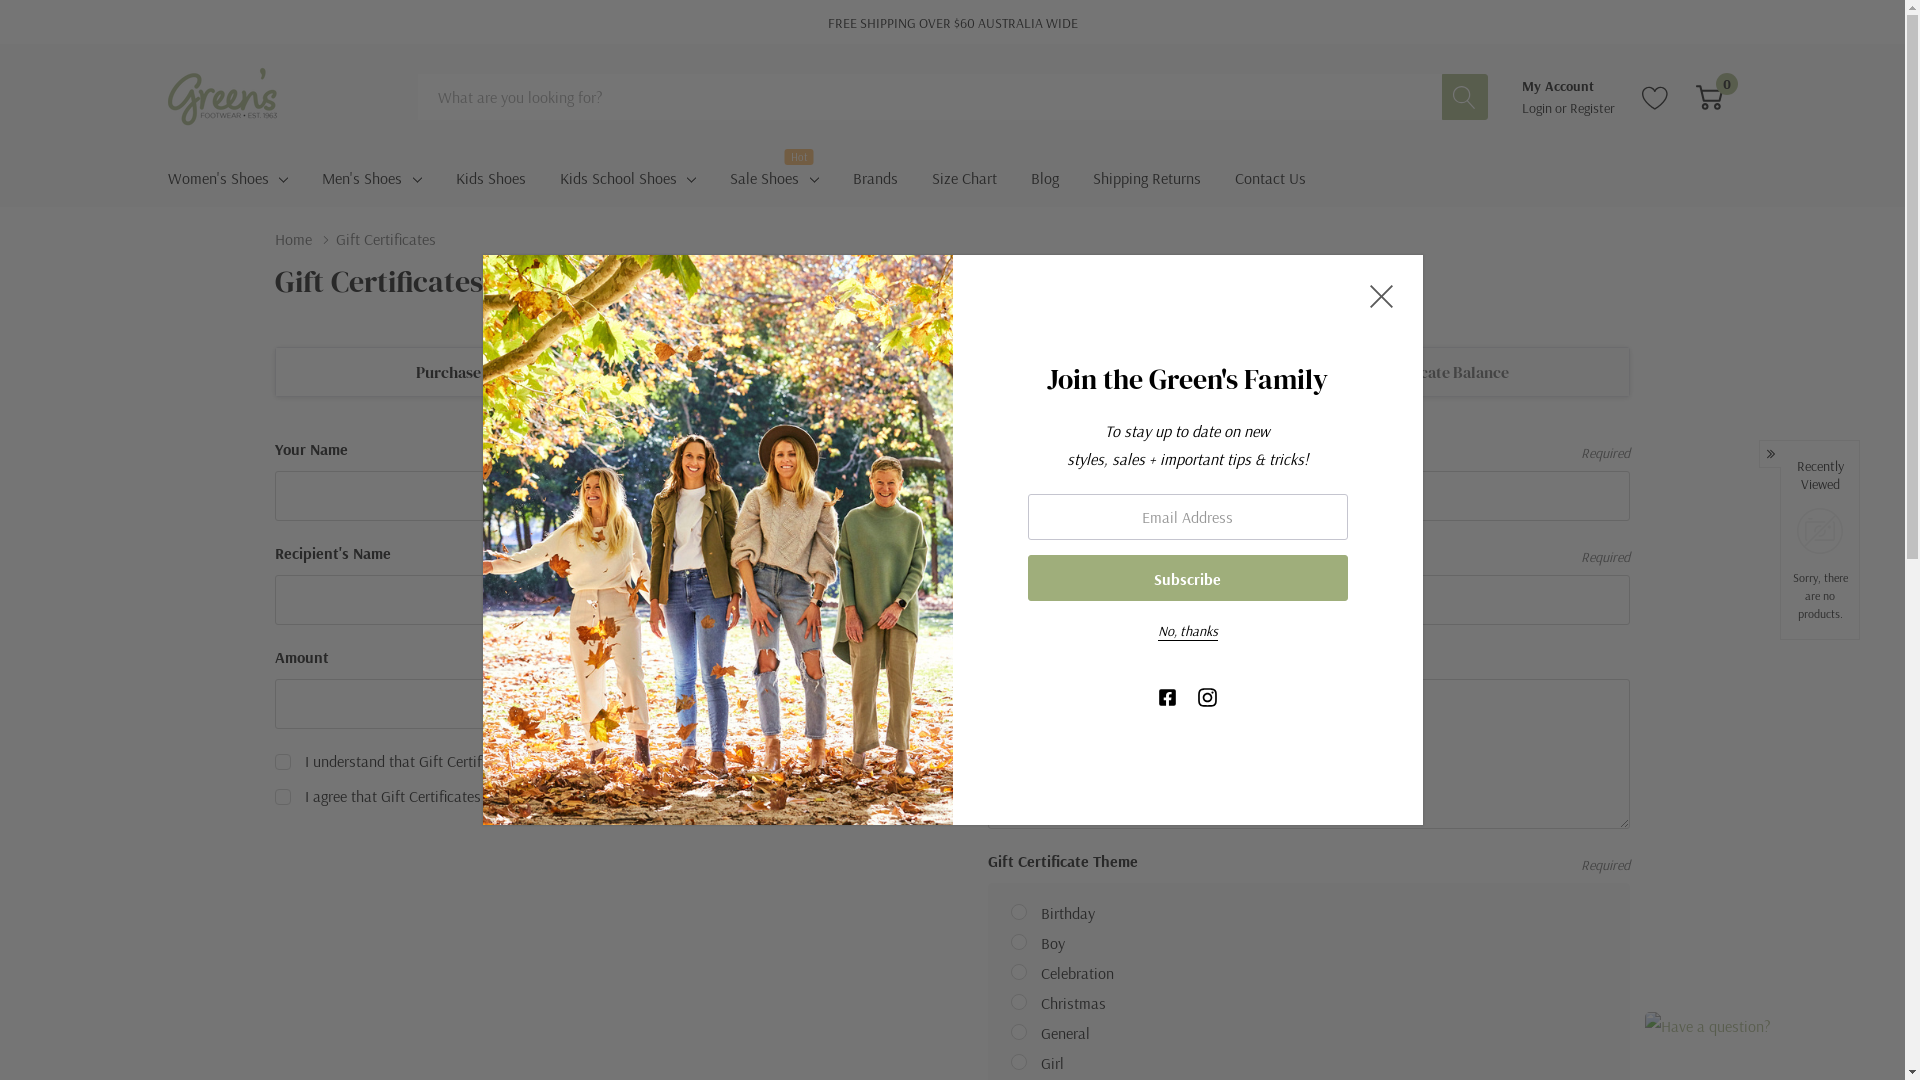 This screenshot has width=1920, height=1080. Describe the element at coordinates (1269, 176) in the screenshot. I see `'Contact Us'` at that location.